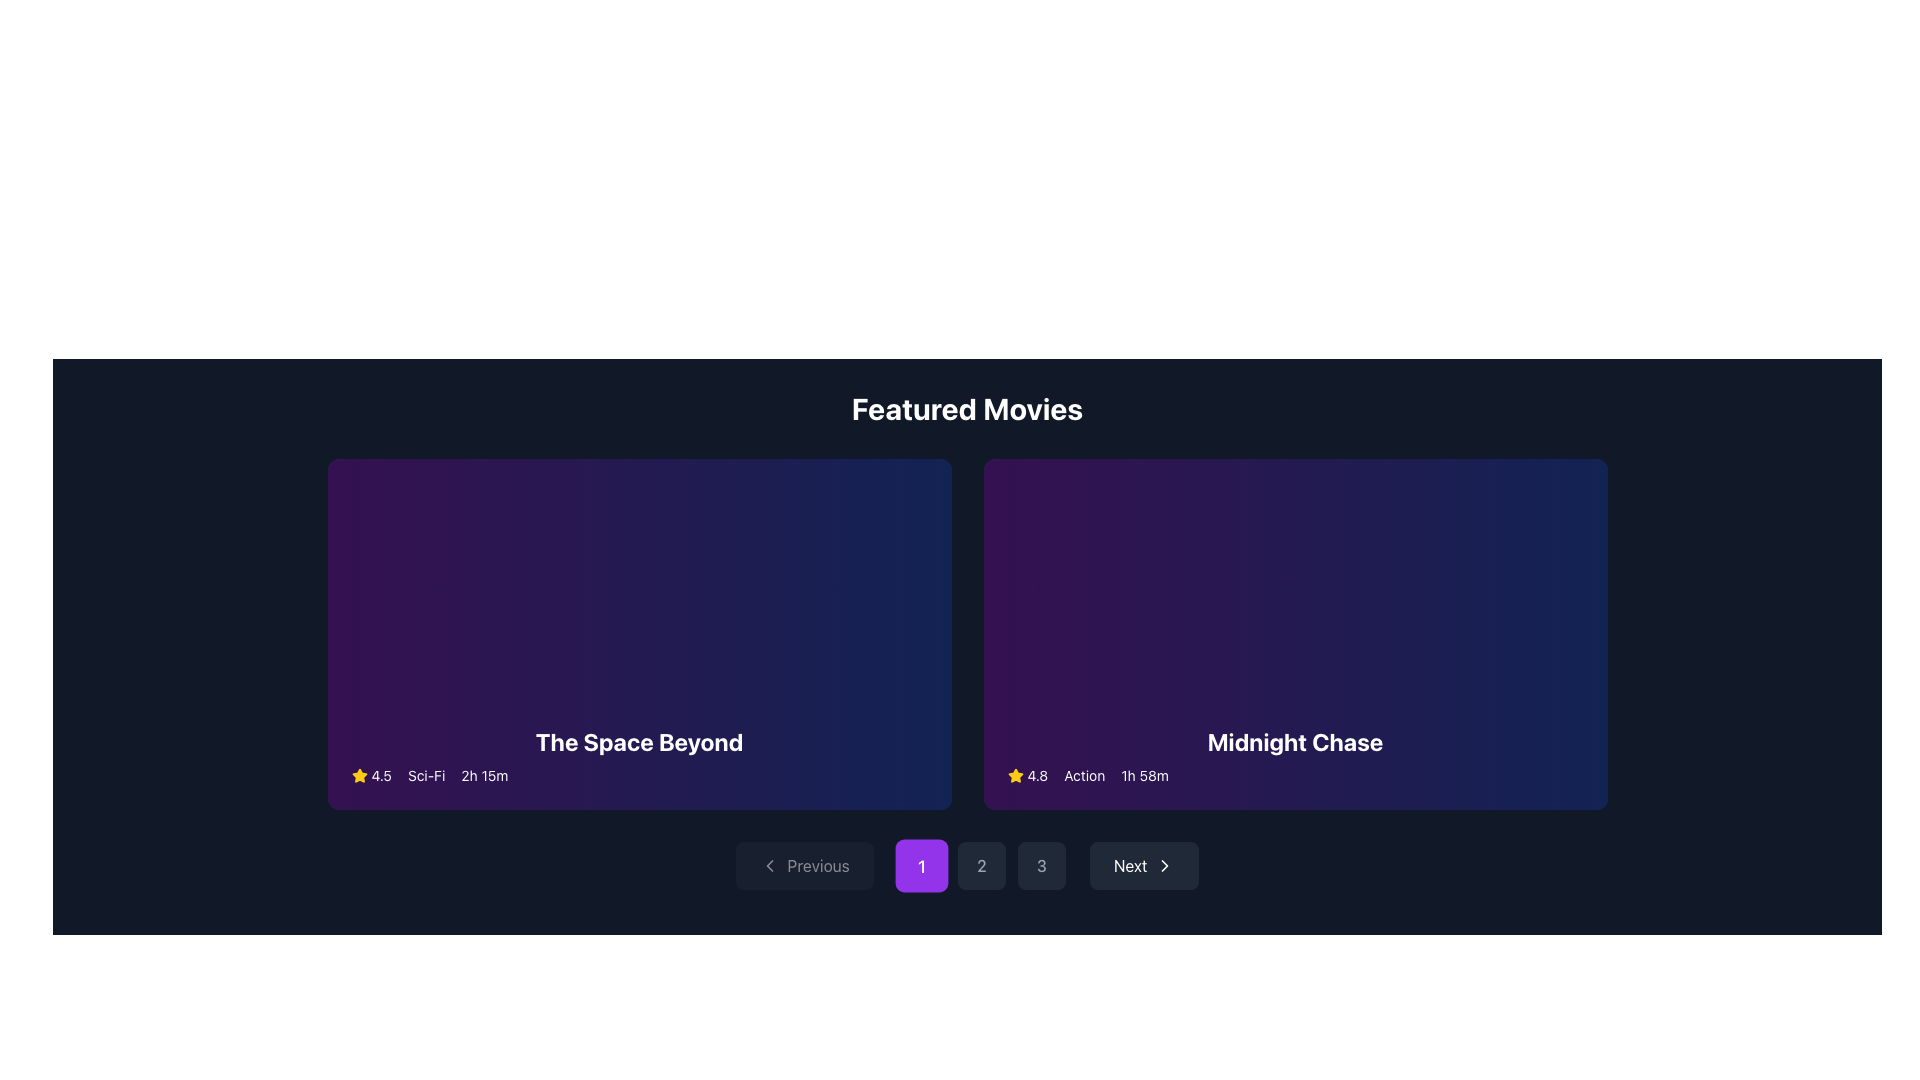  I want to click on the 'Next' button with rounded corners and a dark gray background that displays the text 'Next' in white, located at the bottom right corner of the UI, so click(1144, 865).